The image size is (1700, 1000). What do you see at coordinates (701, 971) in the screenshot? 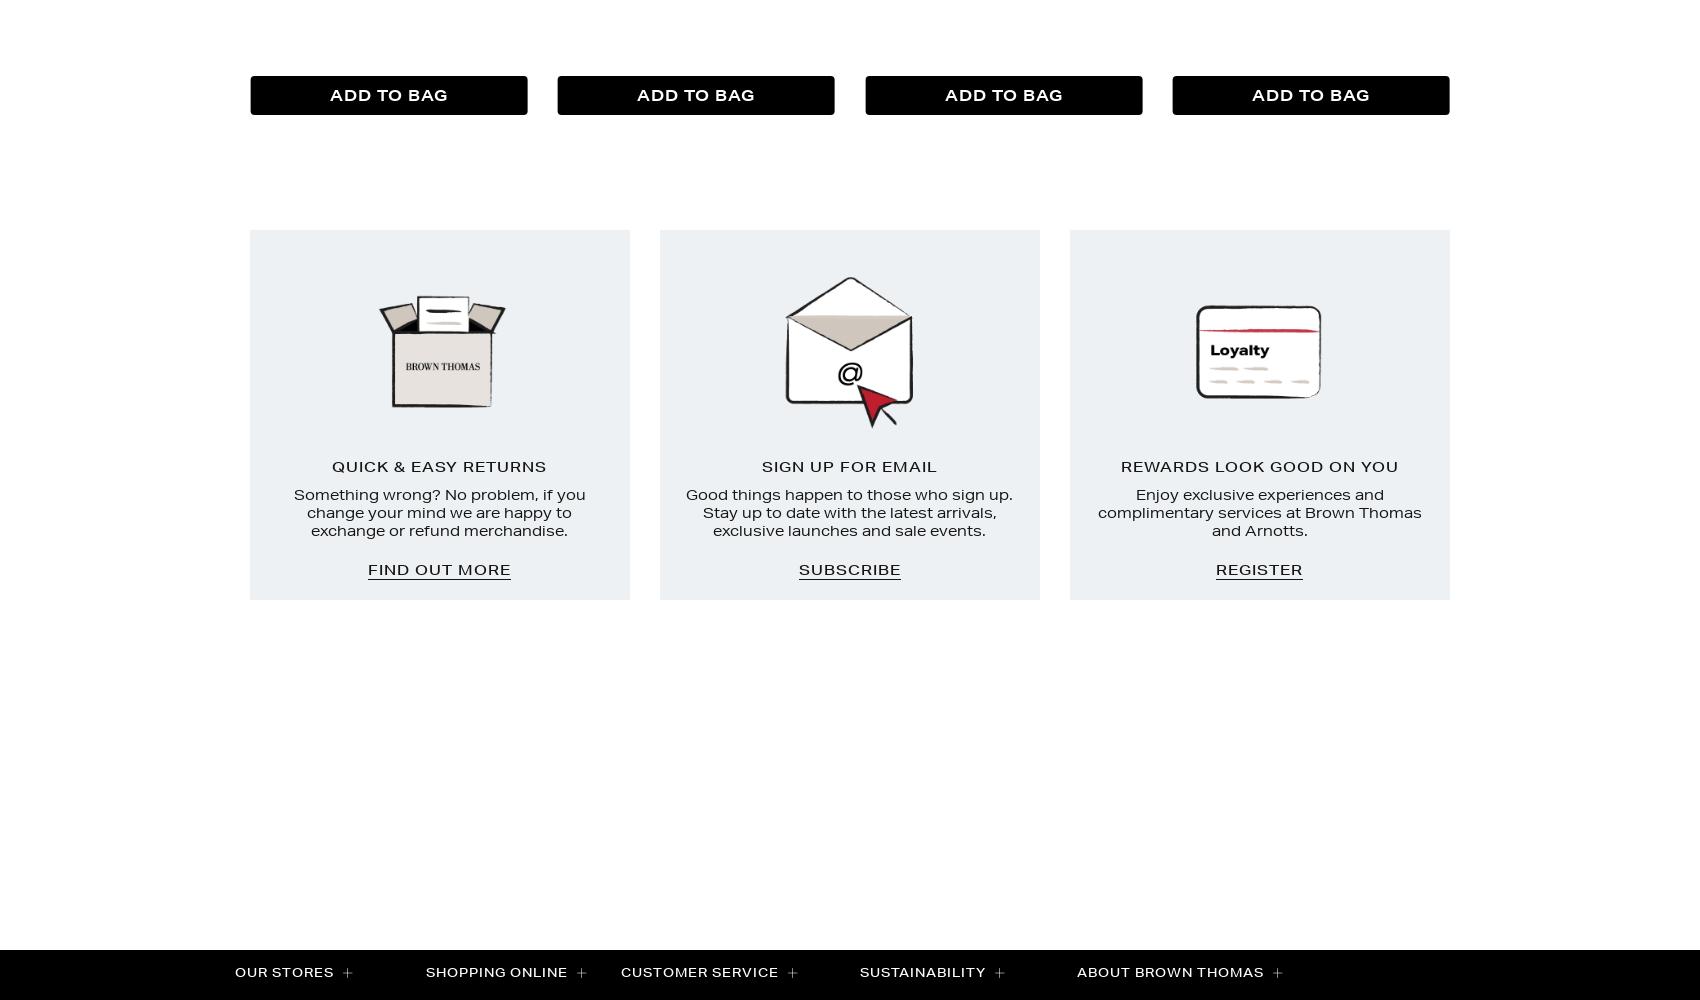
I see `'Customer Service'` at bounding box center [701, 971].